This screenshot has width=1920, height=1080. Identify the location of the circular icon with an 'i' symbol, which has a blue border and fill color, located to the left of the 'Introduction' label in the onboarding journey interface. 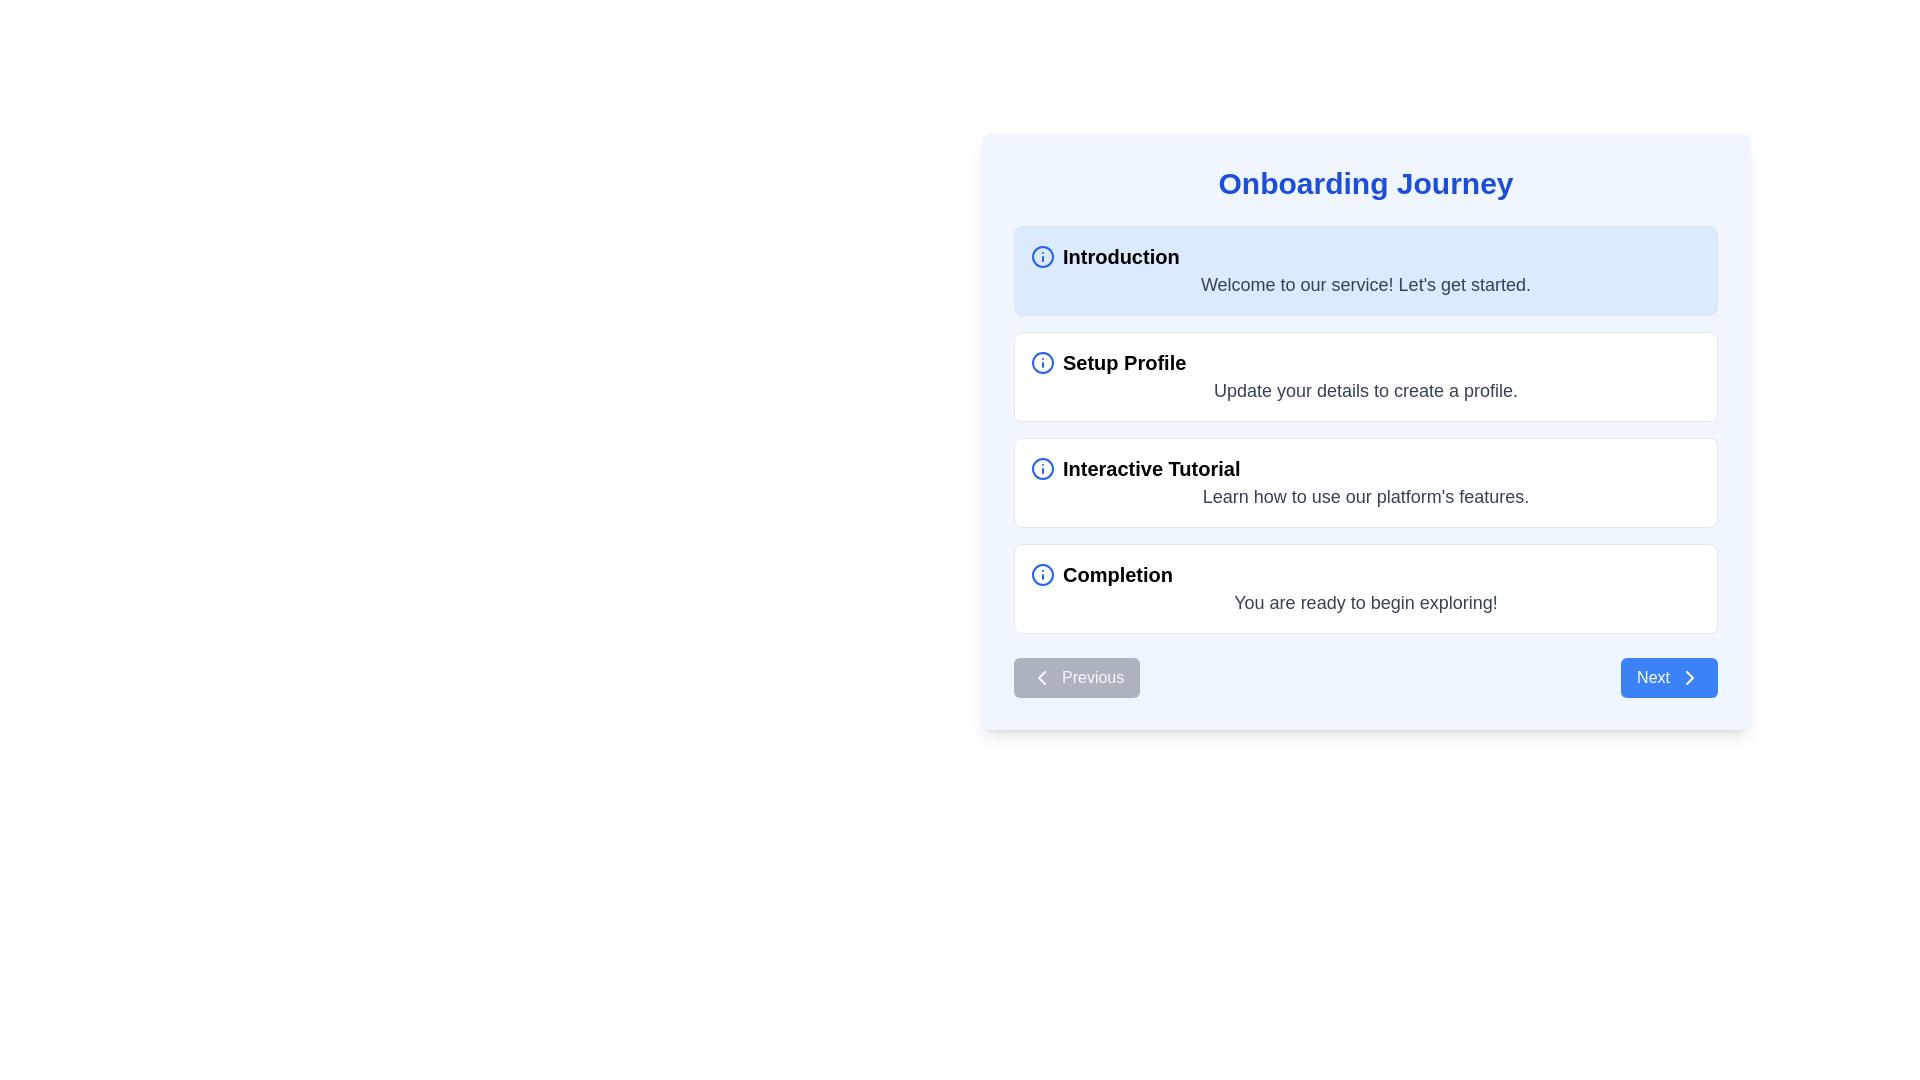
(1041, 256).